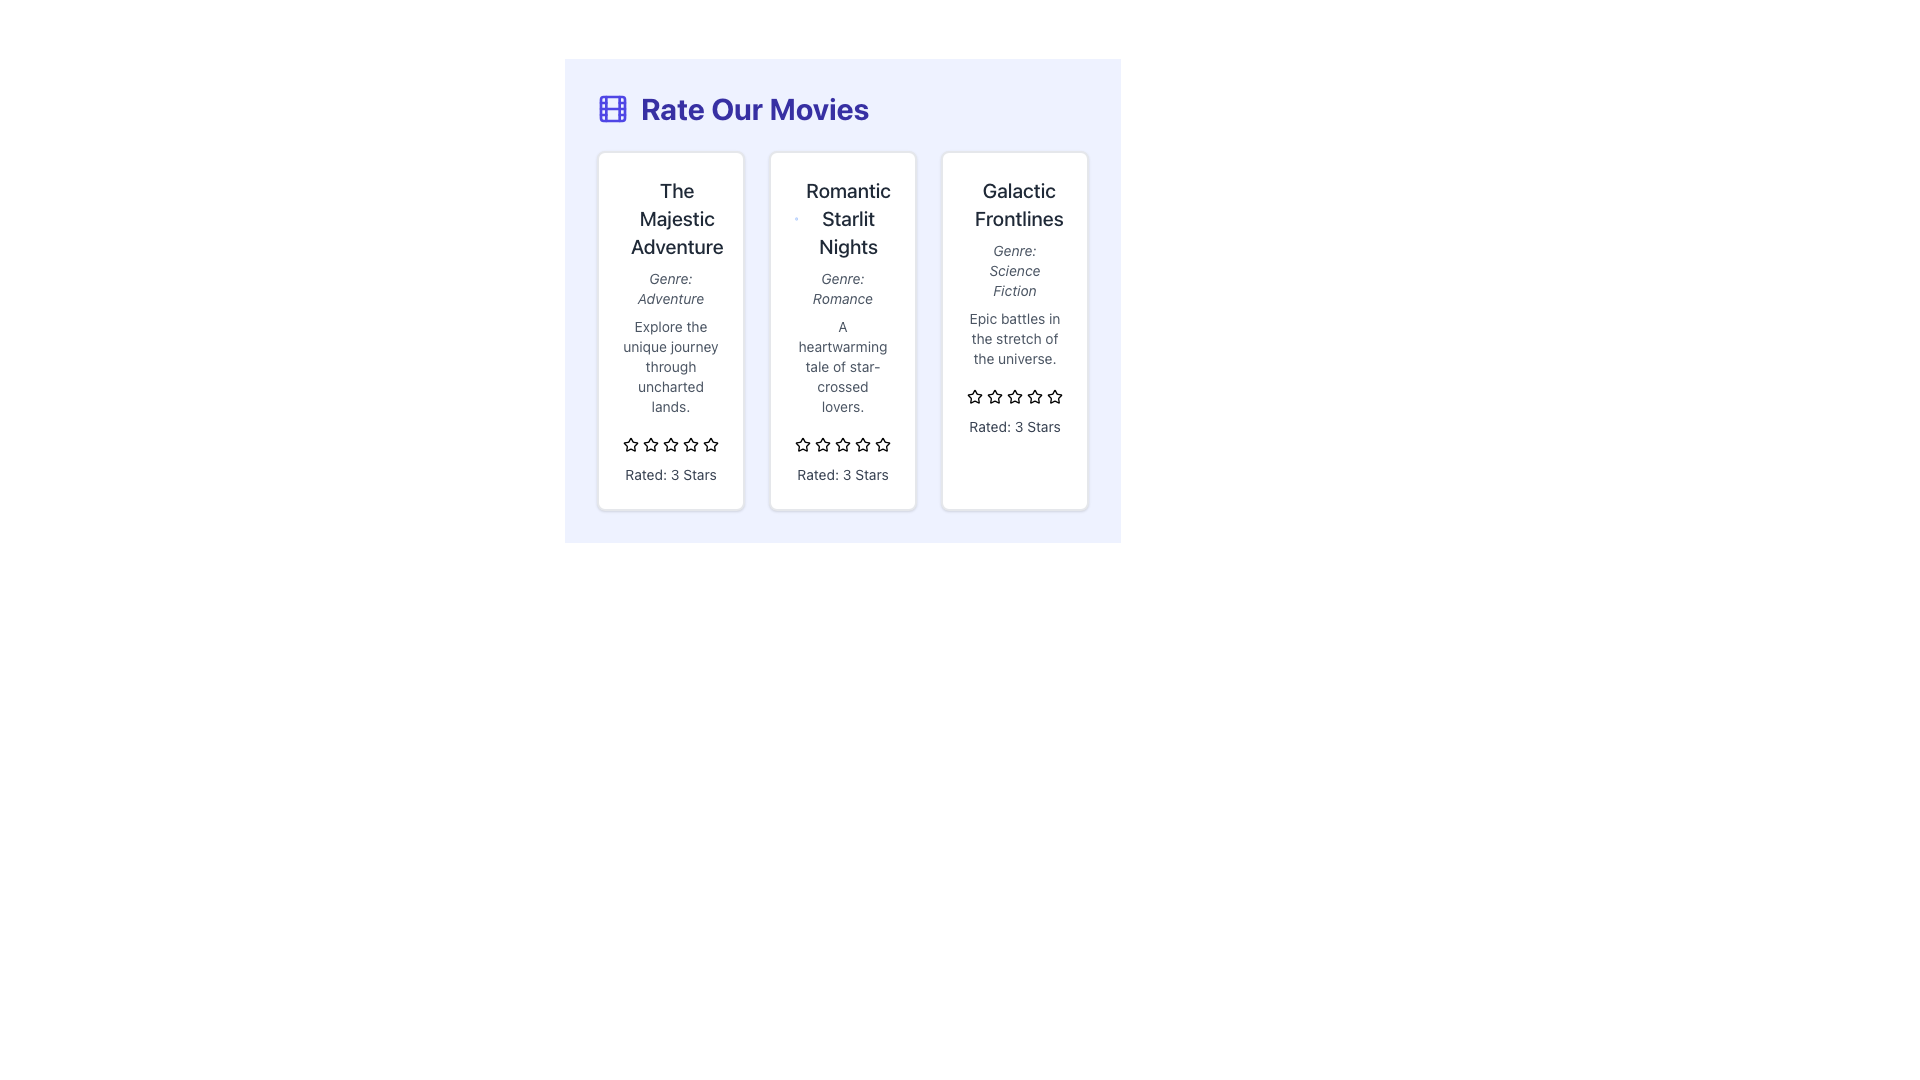 This screenshot has width=1920, height=1080. What do you see at coordinates (1014, 330) in the screenshot?
I see `the Informational Card titled 'Galactic Frontlines', which features a white background, rounded corners, and includes a subtitle and description, located in the rightmost position of a three-column grid layout` at bounding box center [1014, 330].